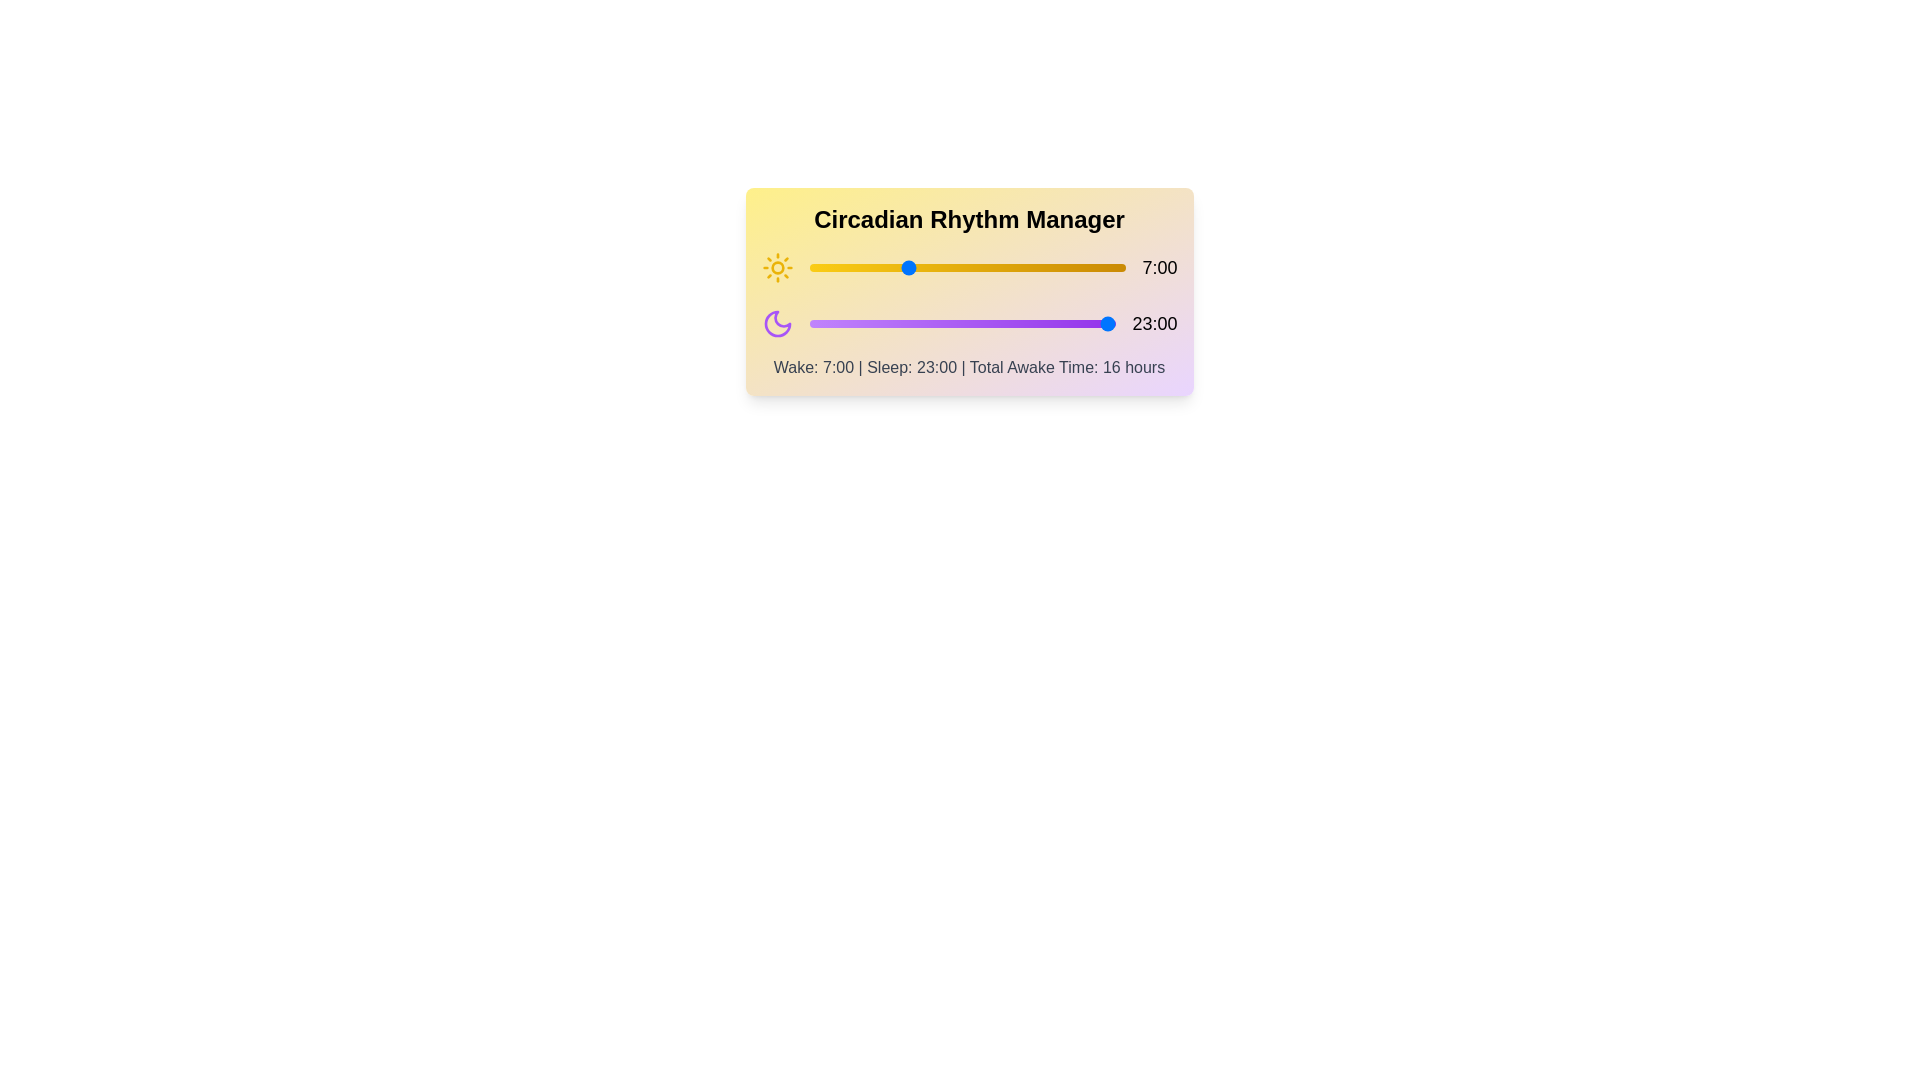  What do you see at coordinates (961, 266) in the screenshot?
I see `the wake time slider to 11 hours` at bounding box center [961, 266].